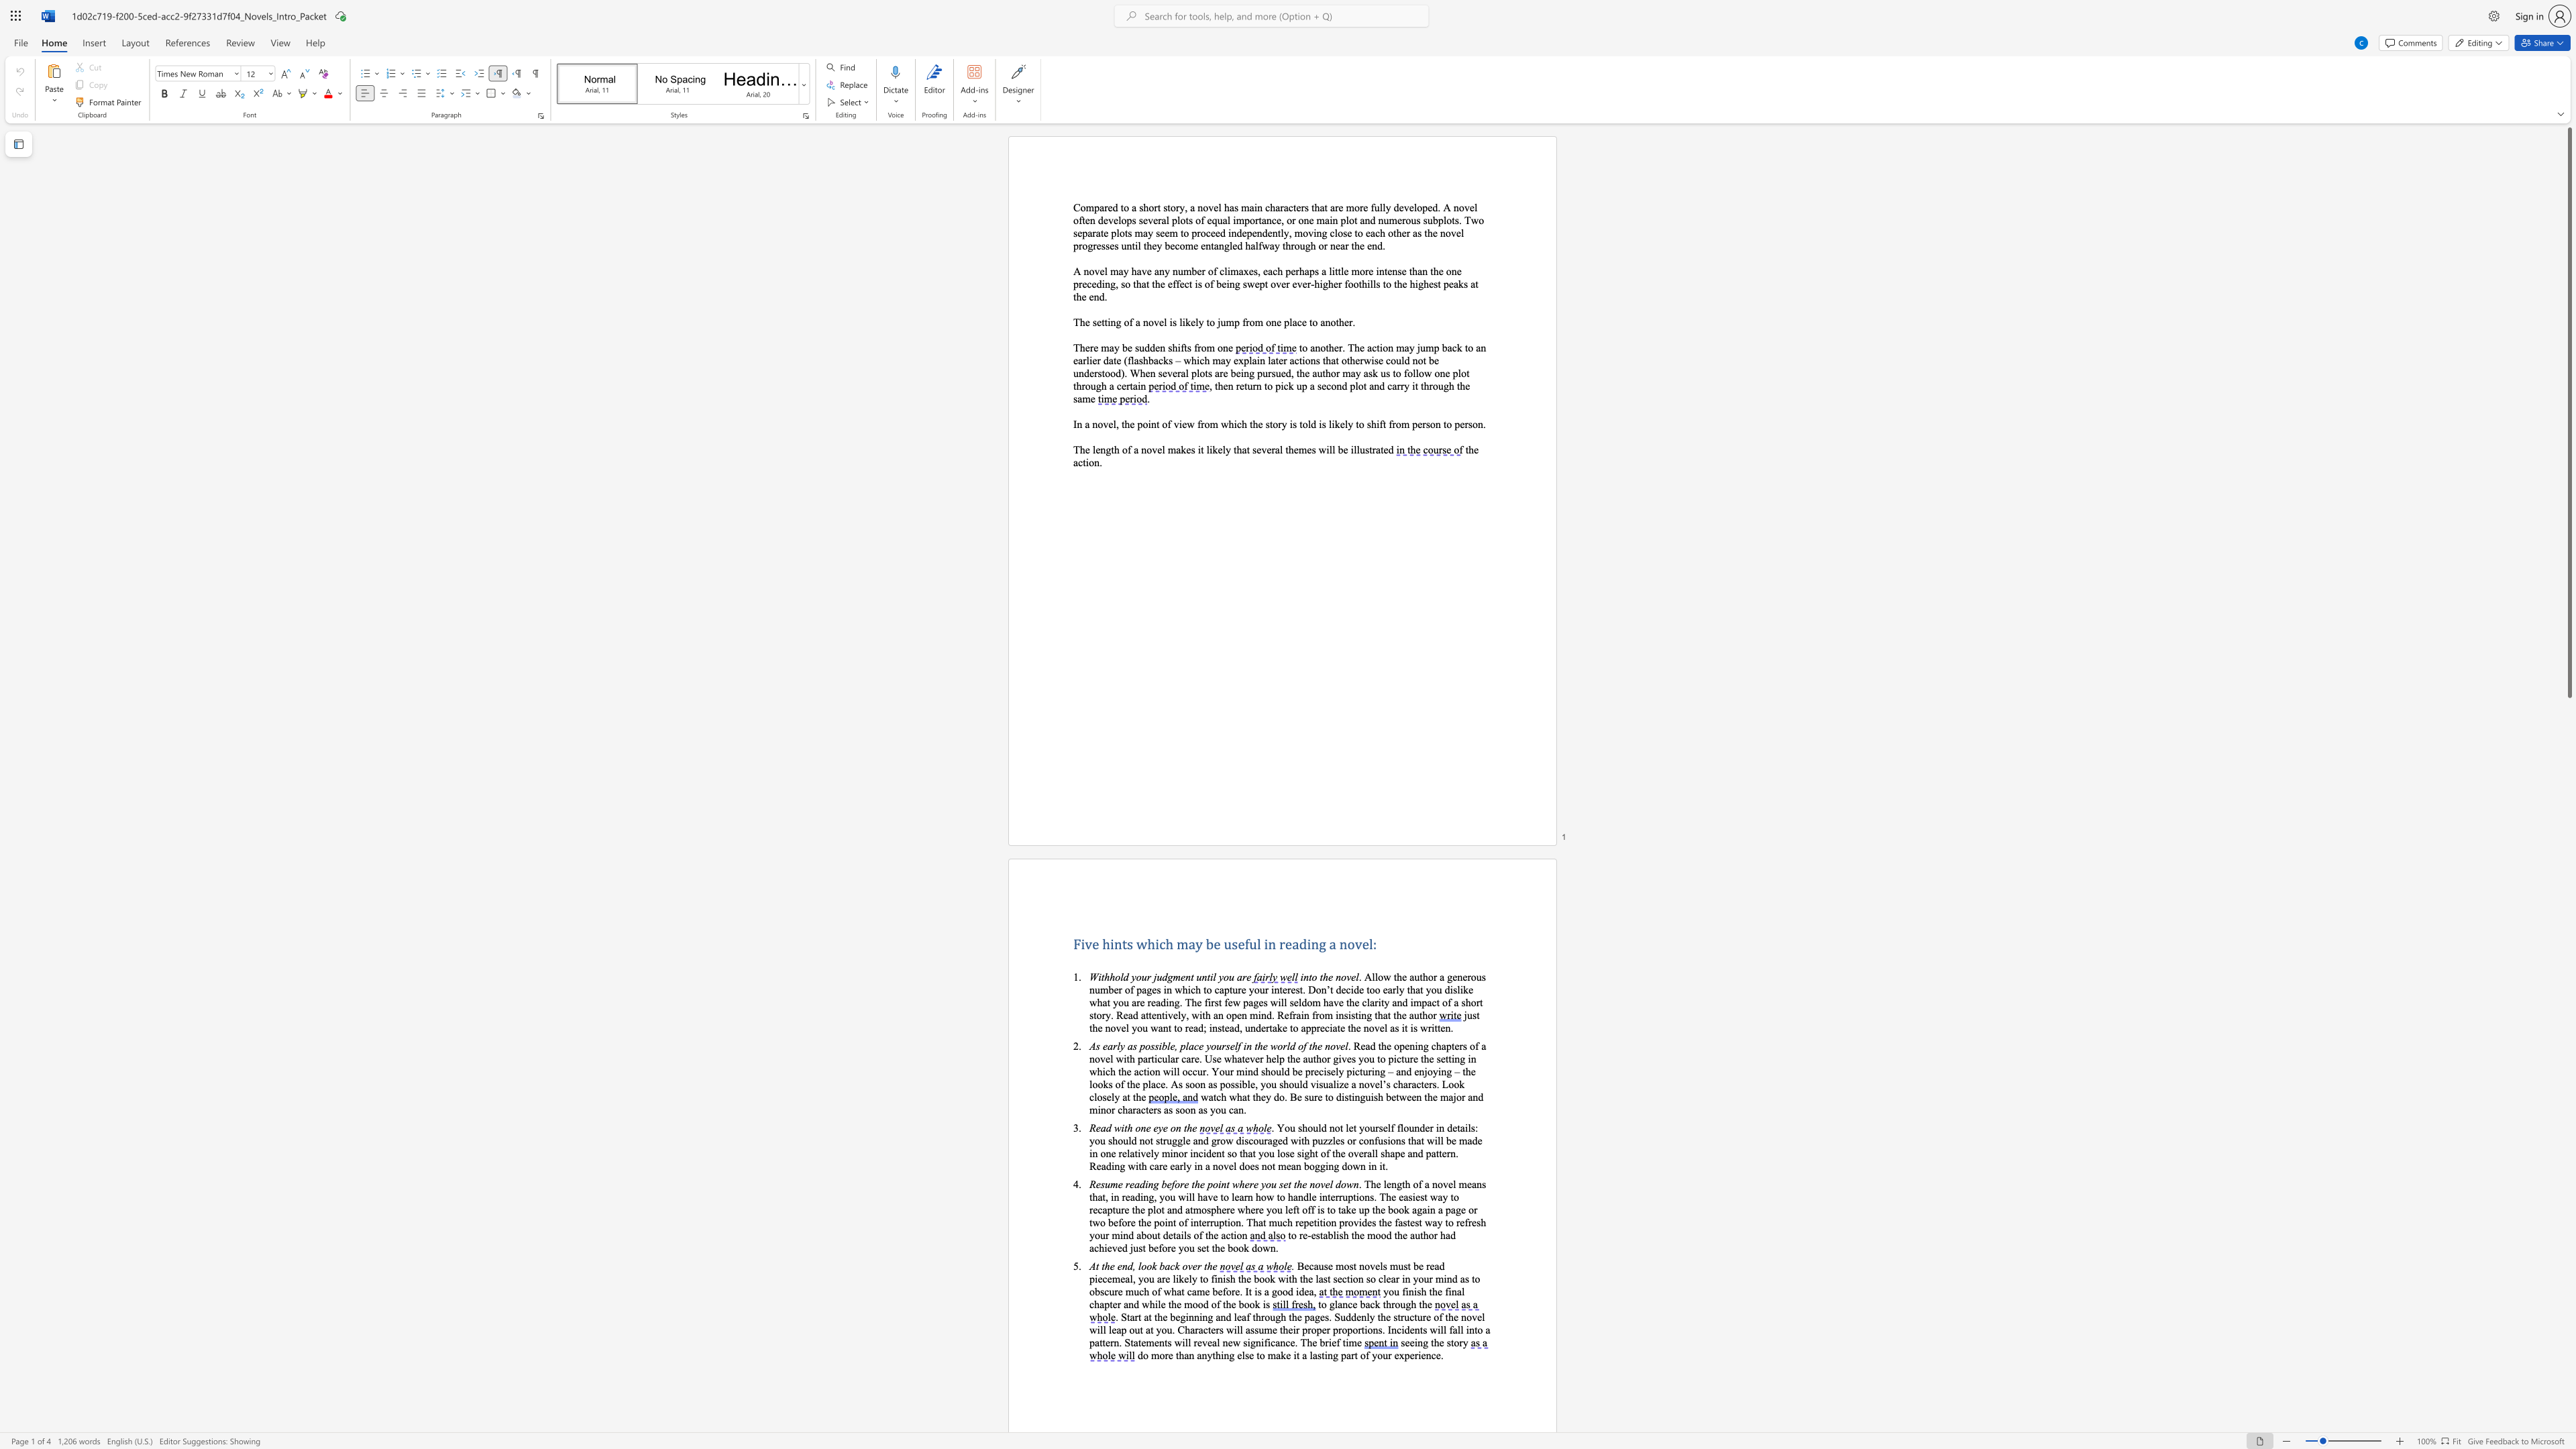  I want to click on the subset text "hrough the pages. Suddenly the structure of the novel will leap out at you. Characters will assume their proper proportions. Incidents will fall into a pattern" within the text ". Start at the beginning and leaf through the pages. Suddenly the structure of the novel will leap out at you. Characters will assume their proper proportions. Incidents will fall into a pattern. S", so click(1254, 1316).